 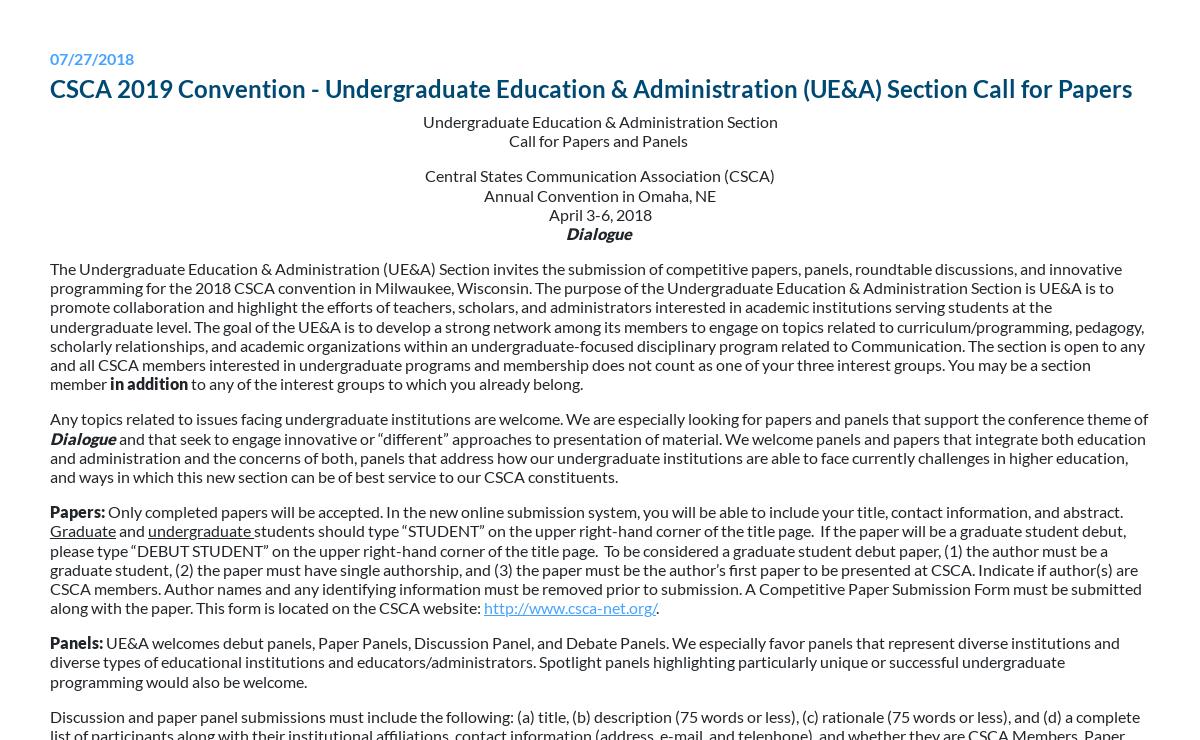 I want to click on 'undergraduate', so click(x=200, y=530).